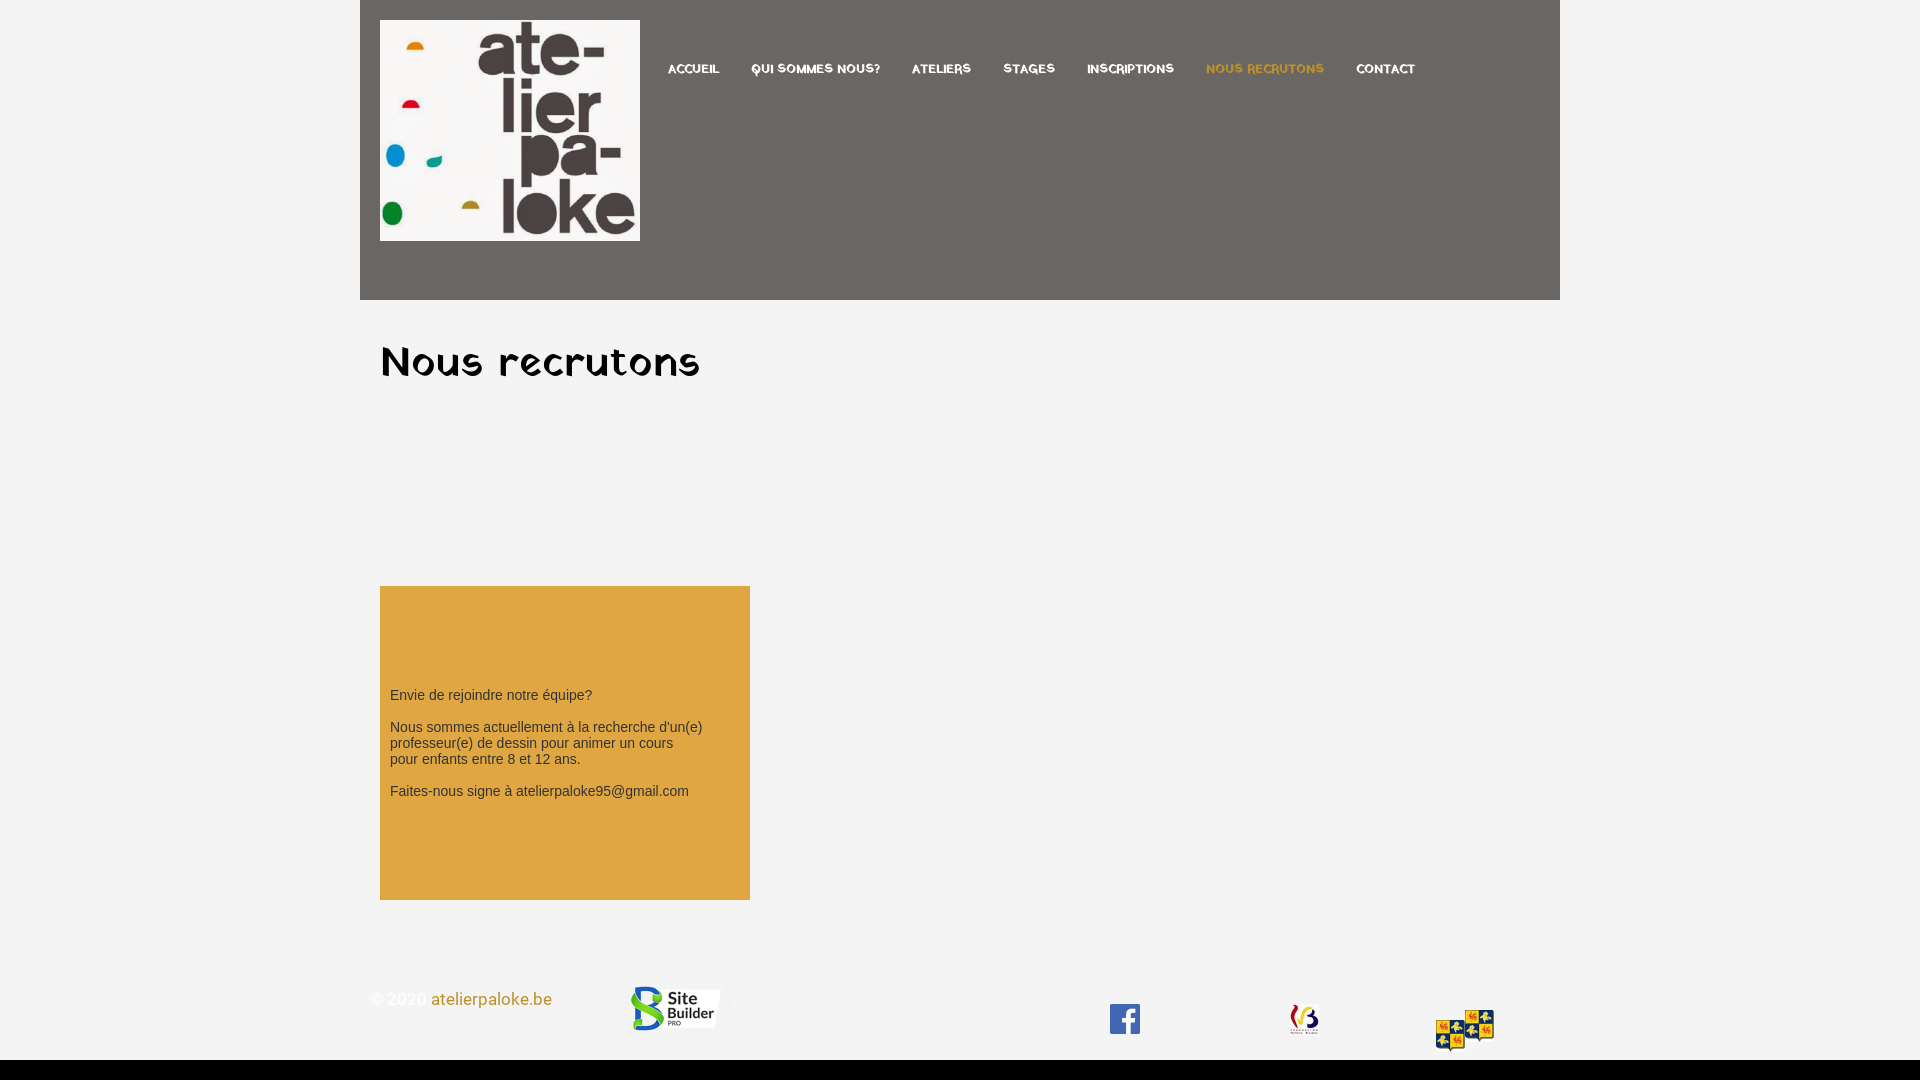 Image resolution: width=1920 pixels, height=1080 pixels. What do you see at coordinates (1264, 71) in the screenshot?
I see `'NOUS RECRUTONS'` at bounding box center [1264, 71].